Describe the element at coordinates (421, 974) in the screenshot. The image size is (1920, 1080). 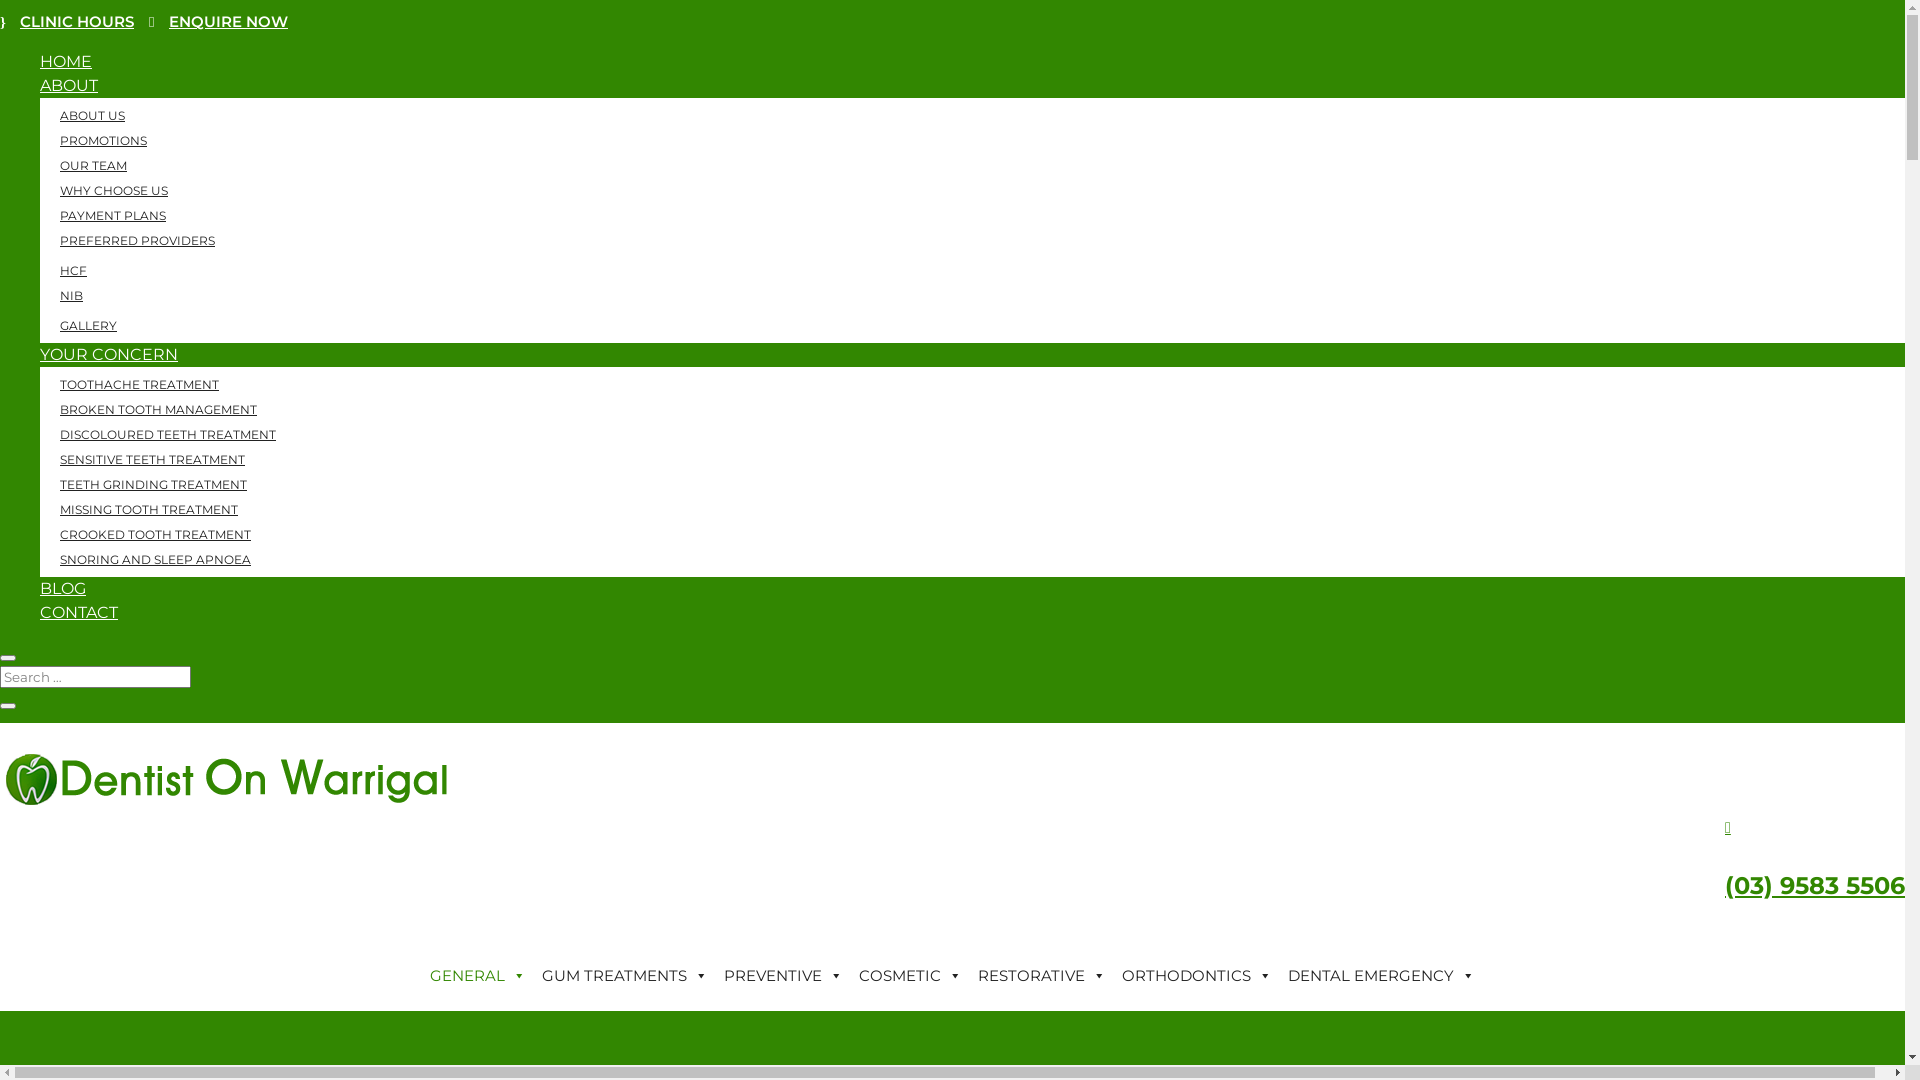
I see `'GENERAL'` at that location.